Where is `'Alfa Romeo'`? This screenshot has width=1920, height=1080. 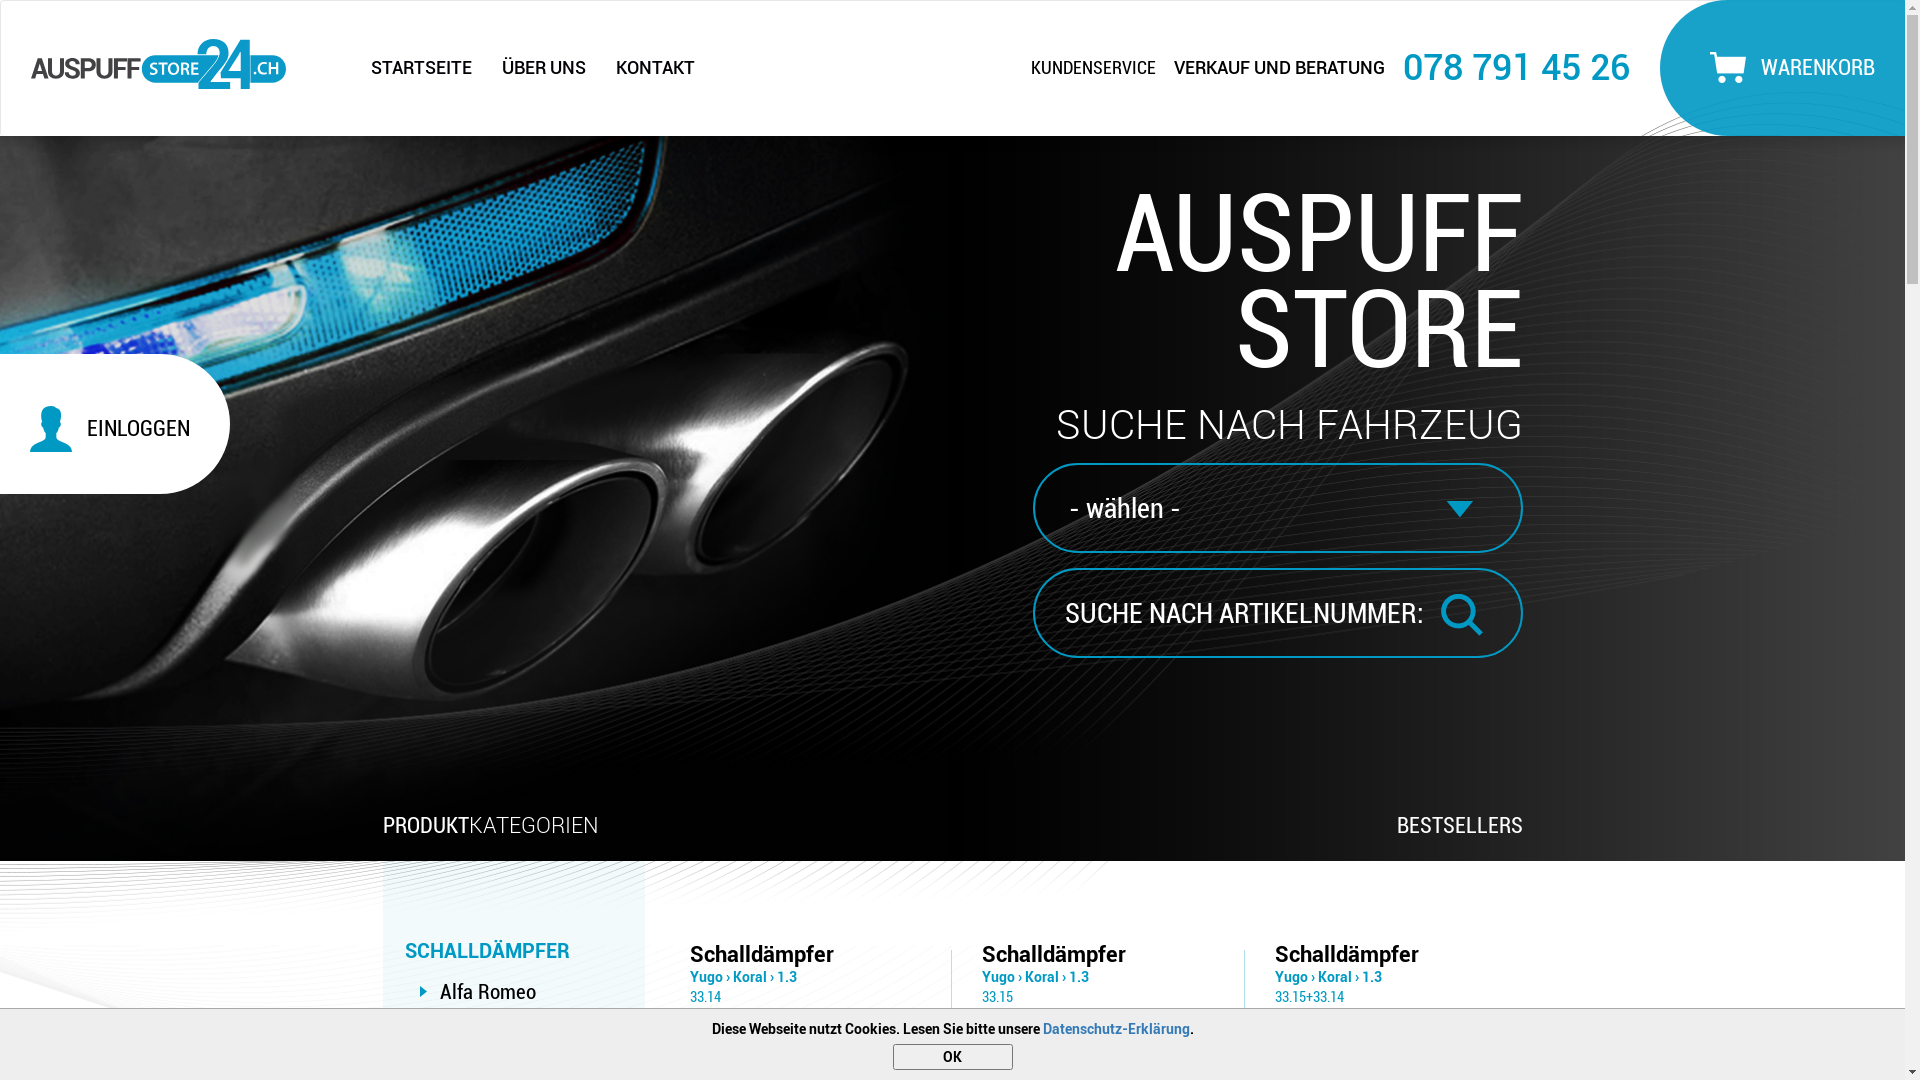 'Alfa Romeo' is located at coordinates (488, 991).